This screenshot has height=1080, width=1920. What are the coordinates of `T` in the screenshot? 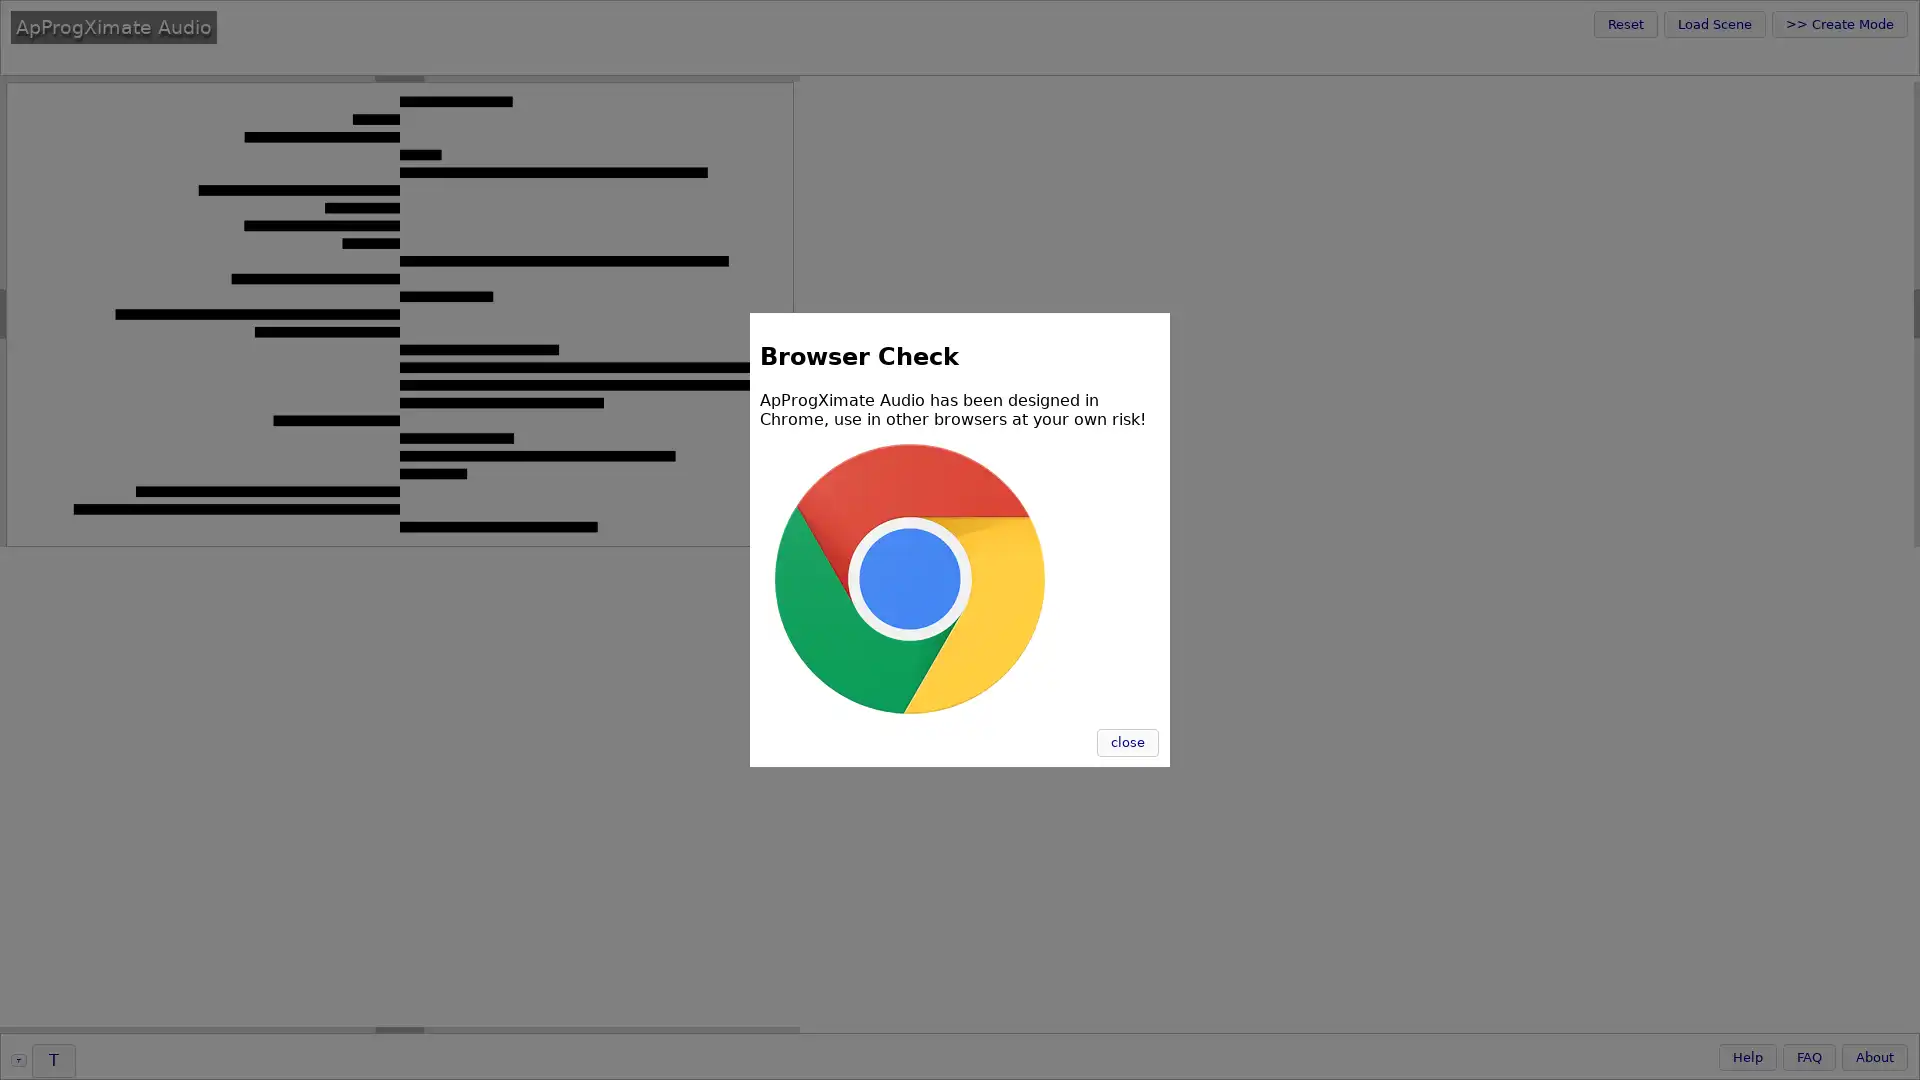 It's located at (53, 1050).